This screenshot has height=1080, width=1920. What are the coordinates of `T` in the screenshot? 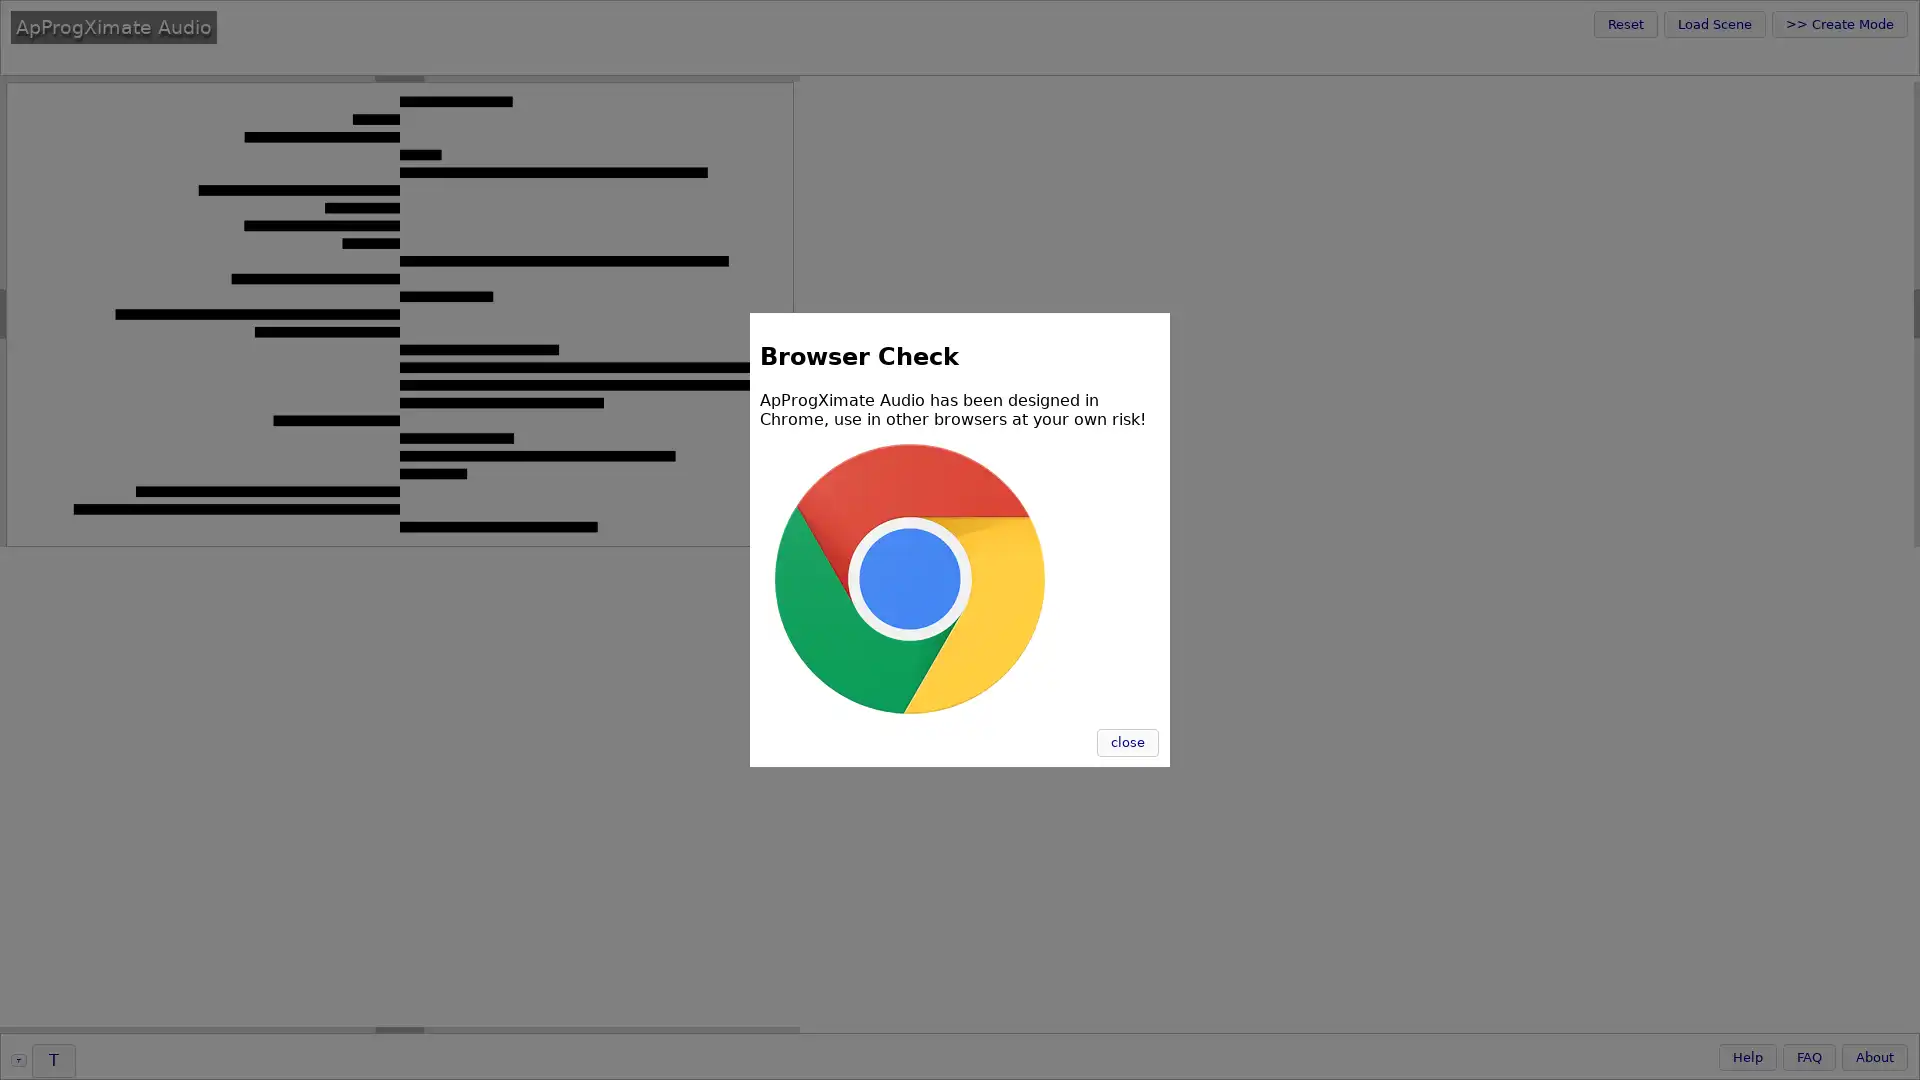 It's located at (53, 1050).